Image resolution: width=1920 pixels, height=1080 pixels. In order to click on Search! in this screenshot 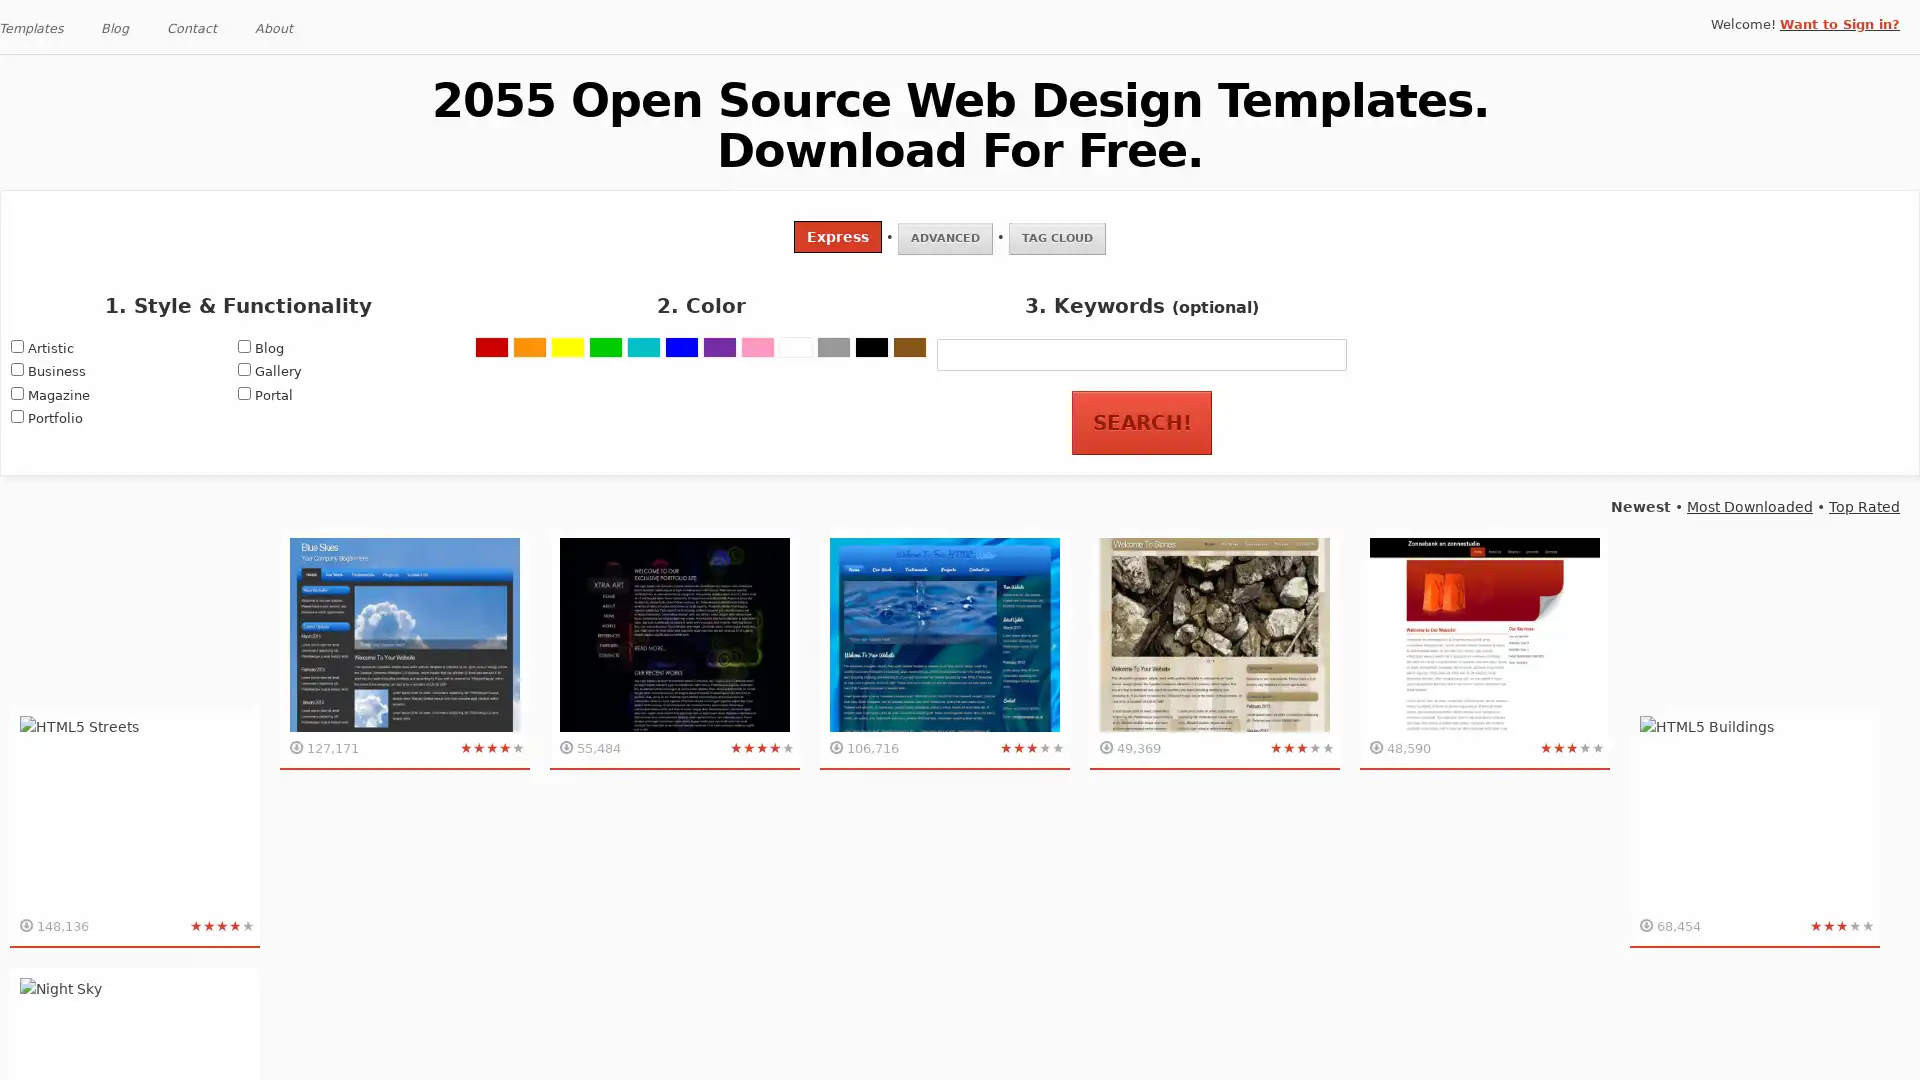, I will do `click(1142, 422)`.